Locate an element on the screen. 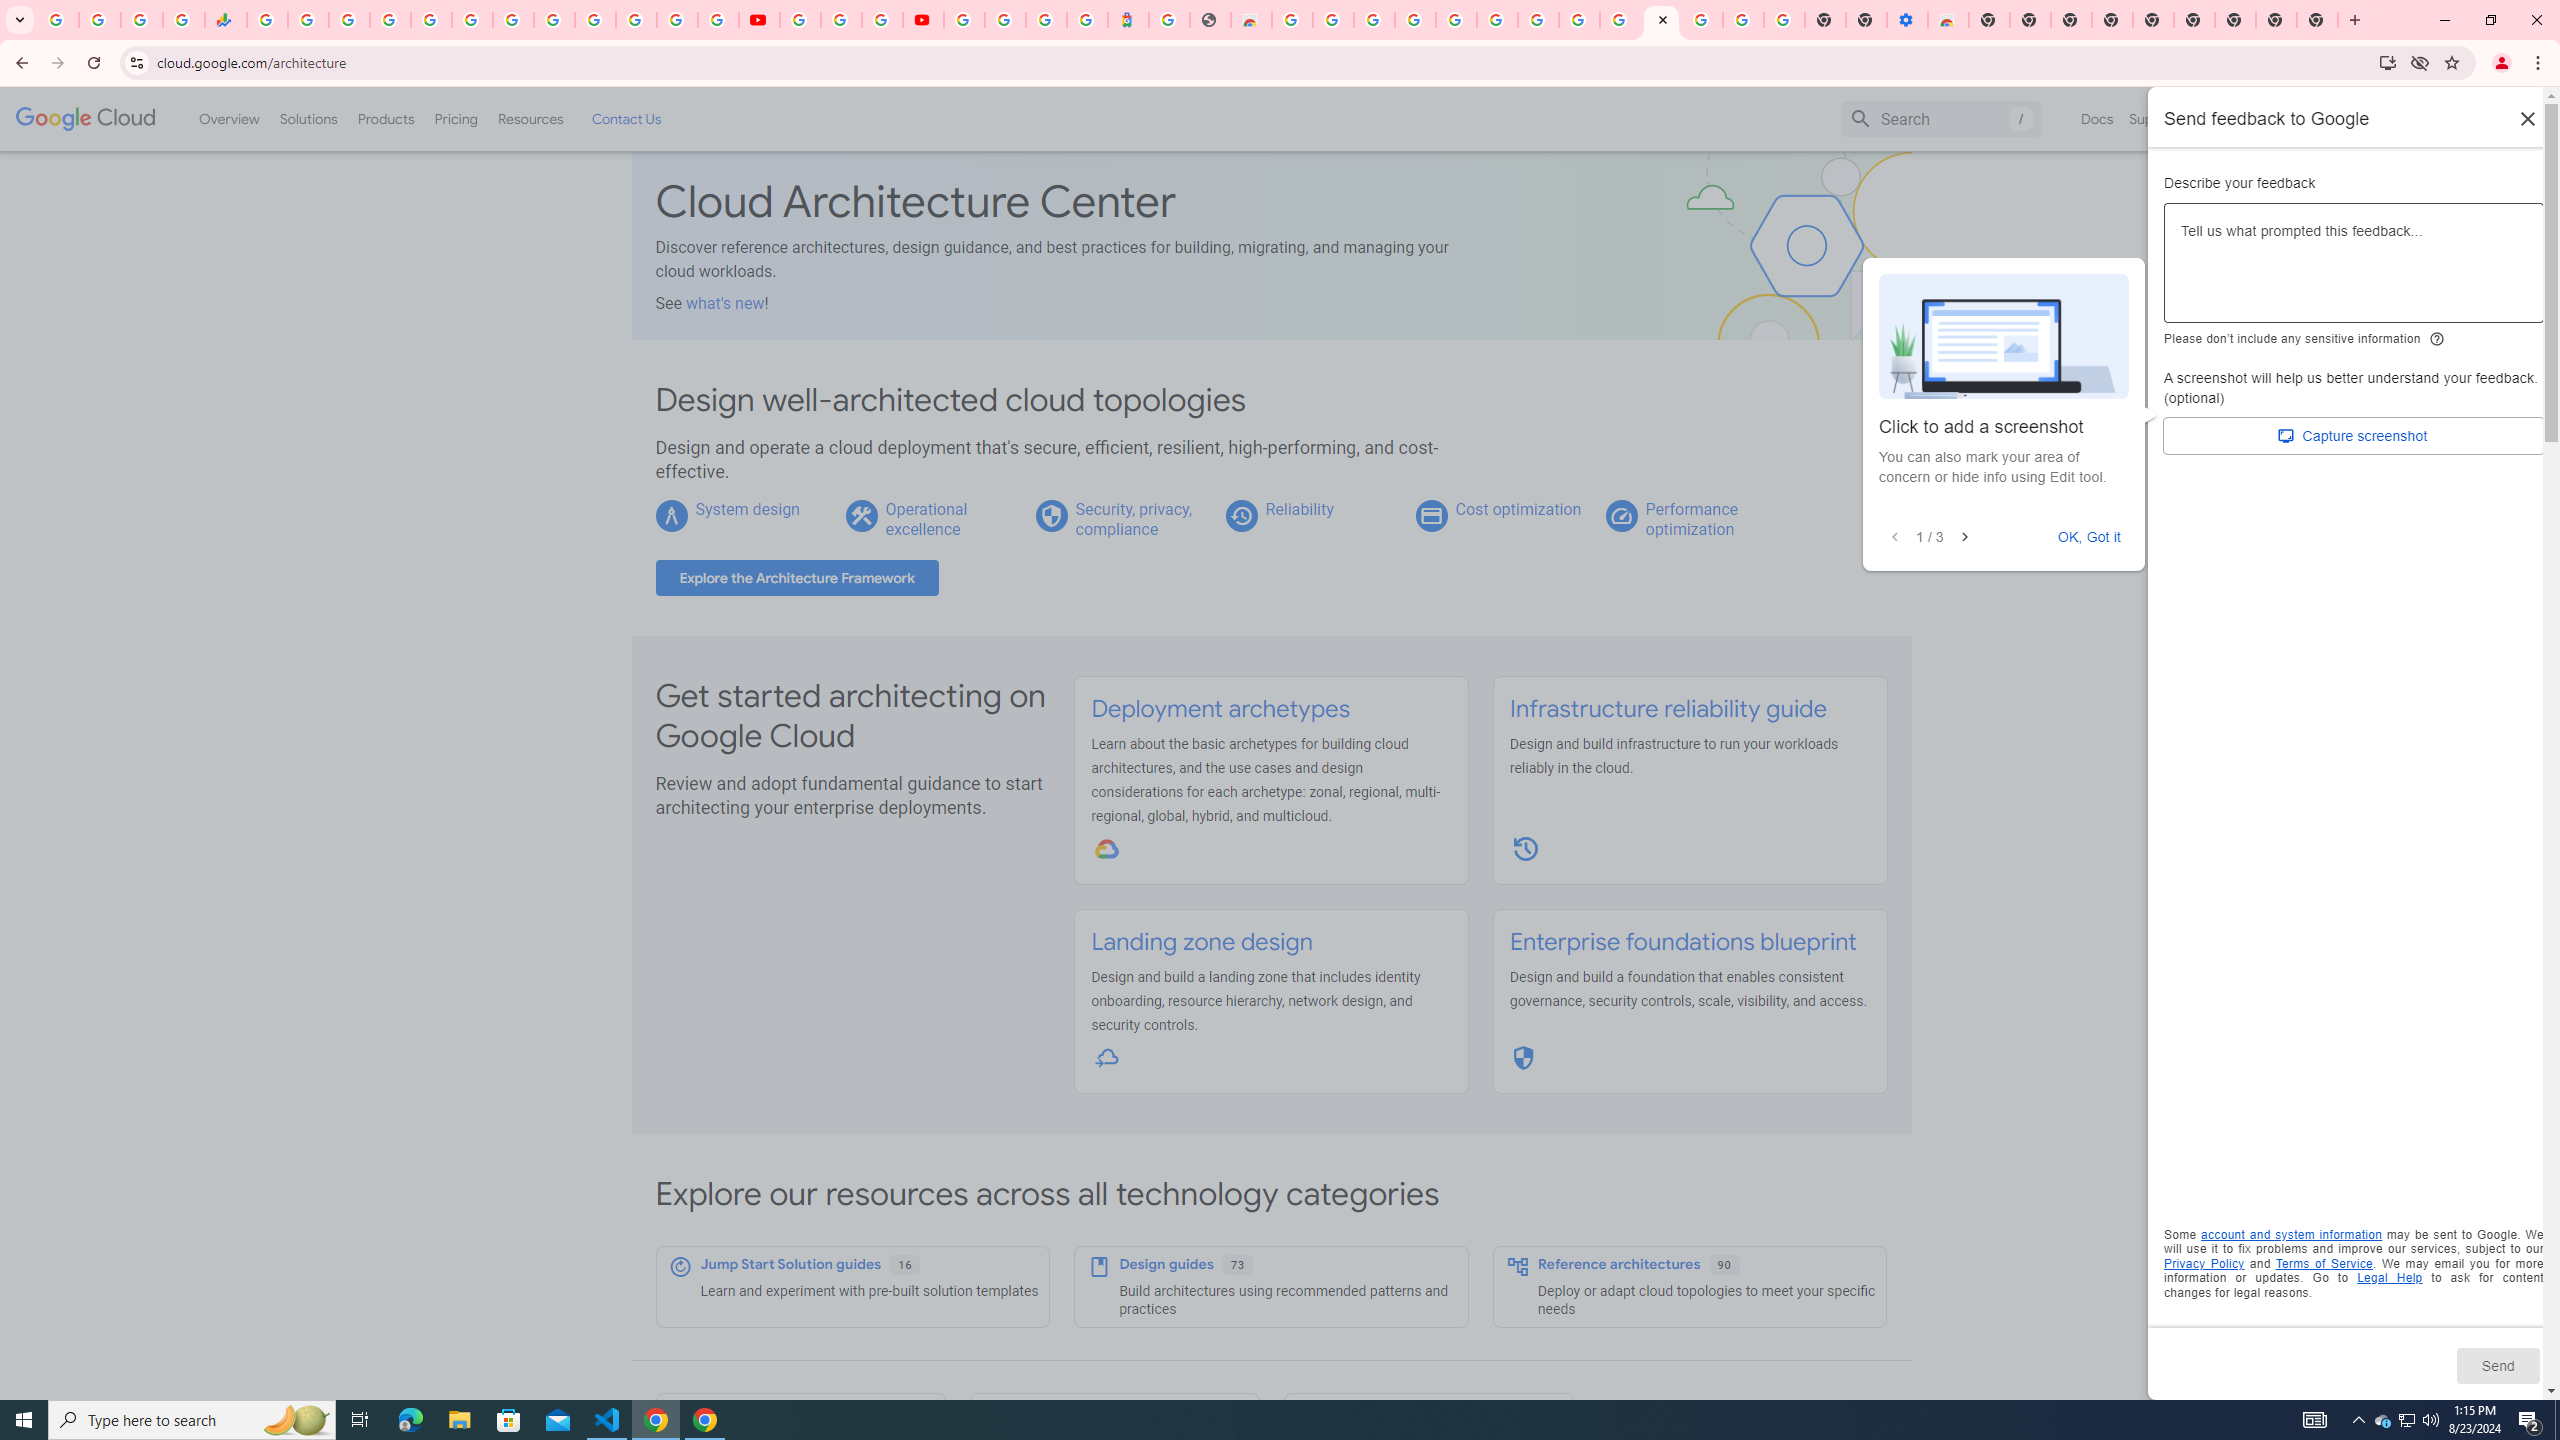 The width and height of the screenshot is (2560, 1440). 'Products' is located at coordinates (384, 118).